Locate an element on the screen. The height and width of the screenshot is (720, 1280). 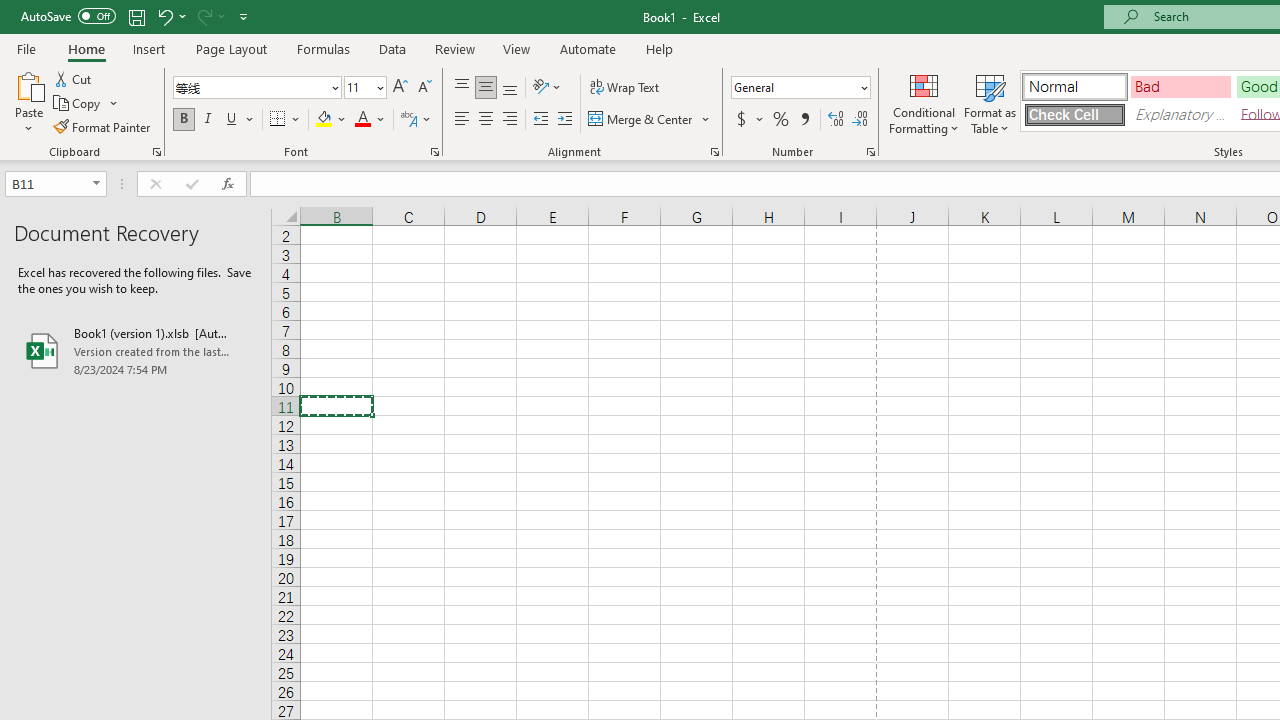
'Number Format' is located at coordinates (800, 86).